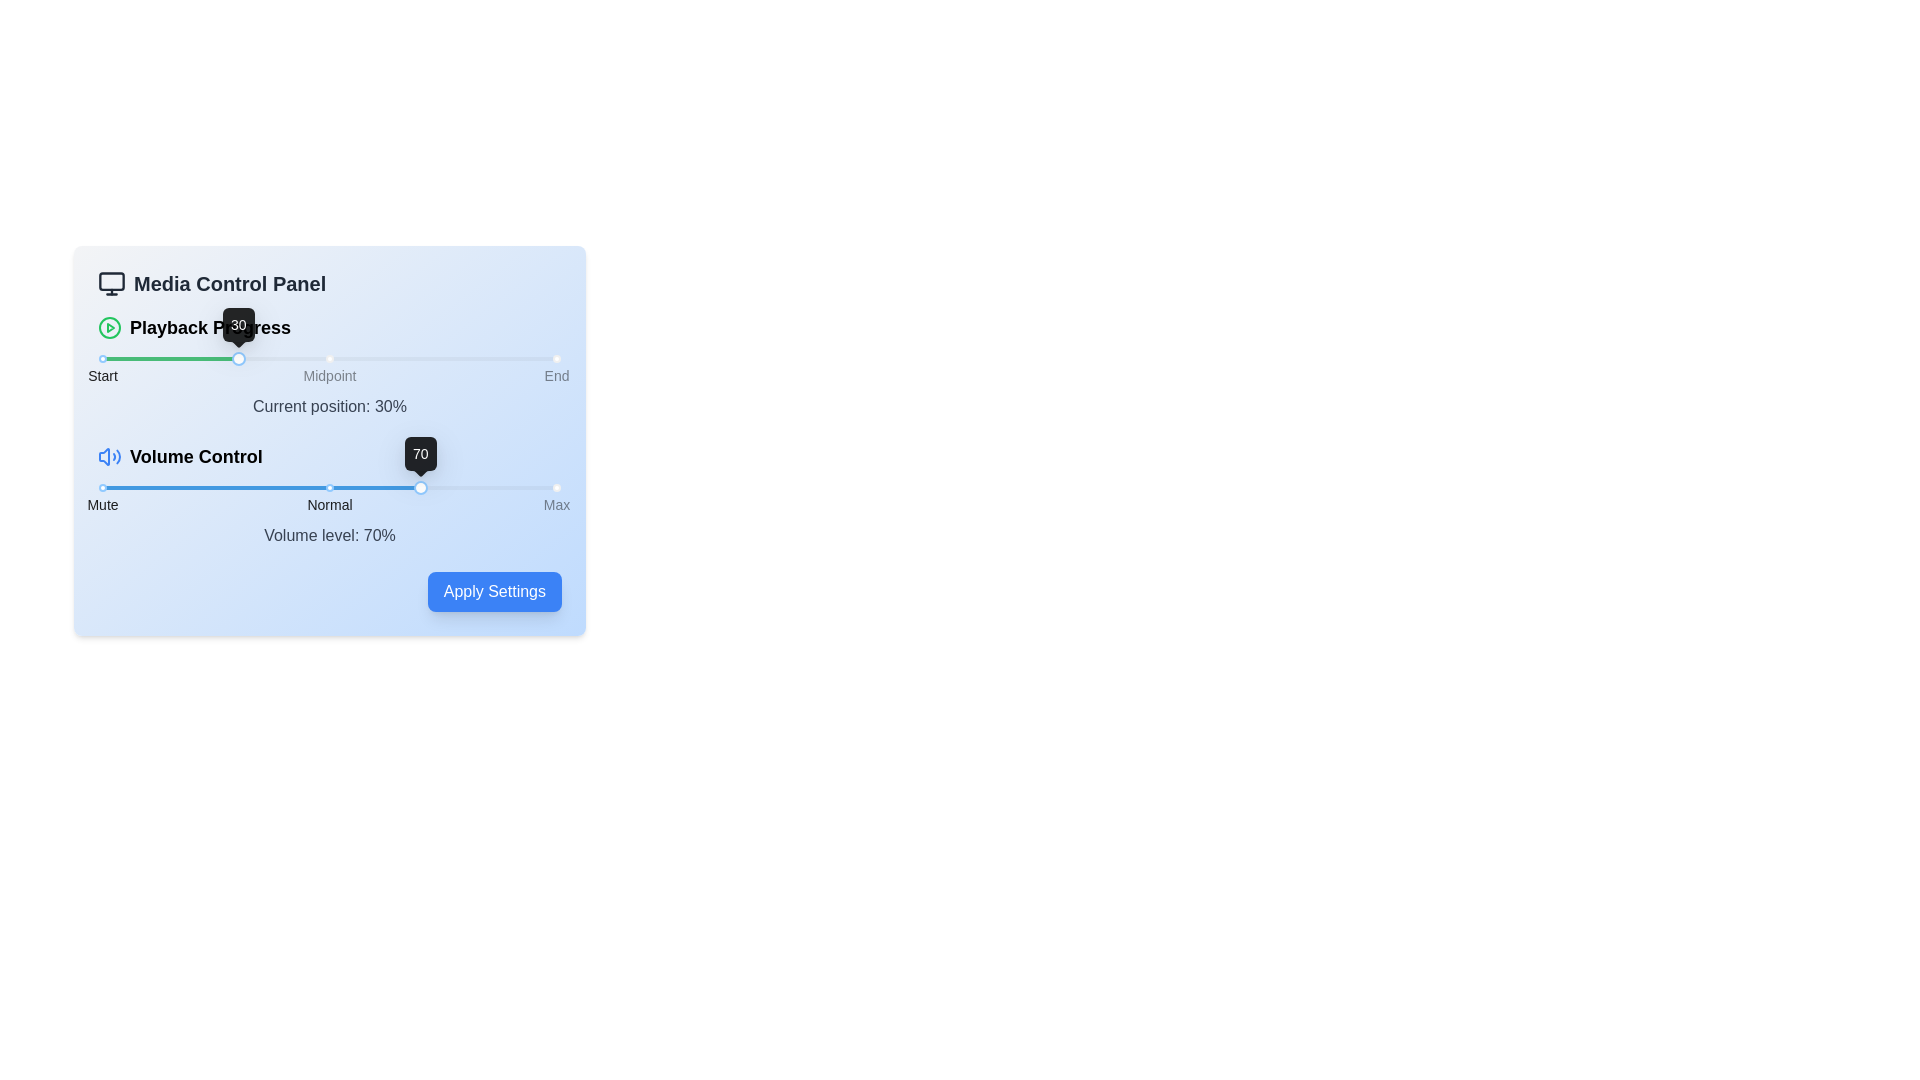 This screenshot has height=1080, width=1920. What do you see at coordinates (109, 326) in the screenshot?
I see `the play icon located to the left of the text 'Playback Progress' in the playback control section` at bounding box center [109, 326].